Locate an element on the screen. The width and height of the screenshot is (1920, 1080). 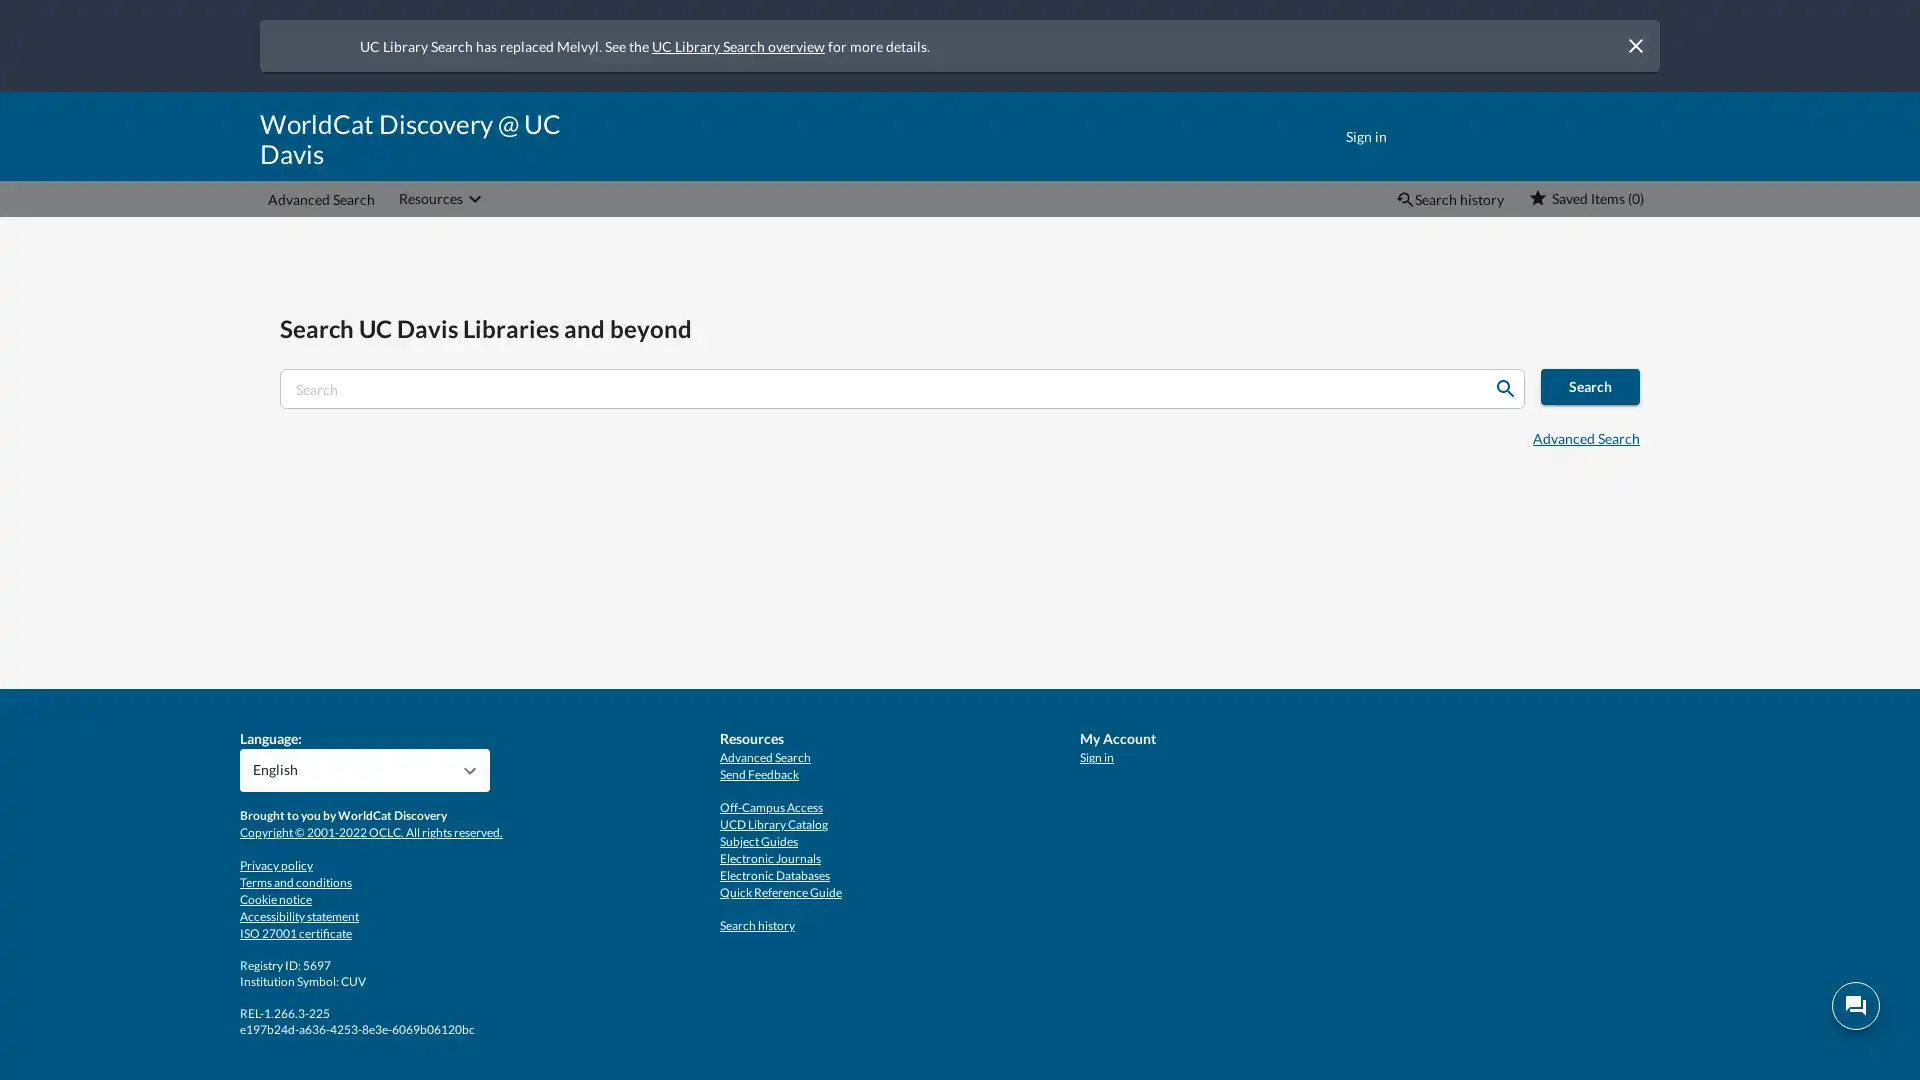
Resources is located at coordinates (441, 199).